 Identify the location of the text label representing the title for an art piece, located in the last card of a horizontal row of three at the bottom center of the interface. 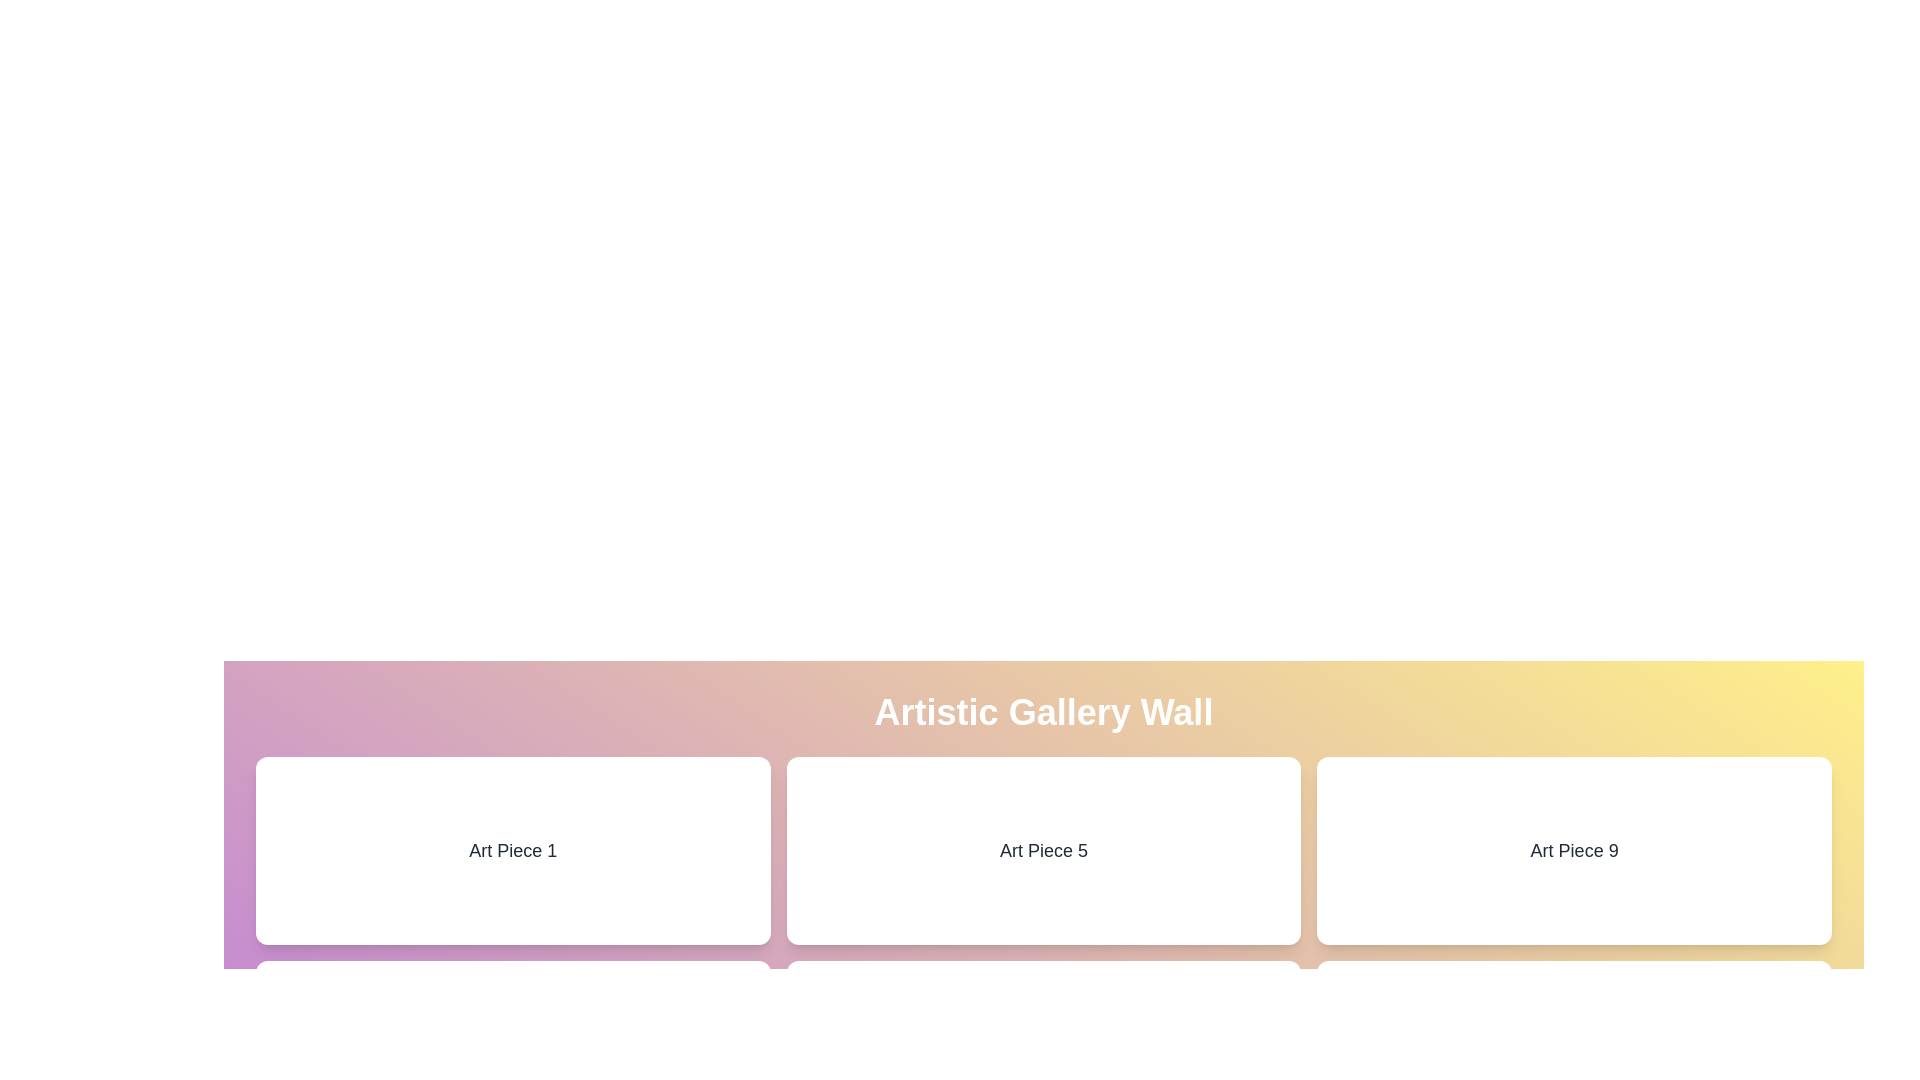
(1573, 851).